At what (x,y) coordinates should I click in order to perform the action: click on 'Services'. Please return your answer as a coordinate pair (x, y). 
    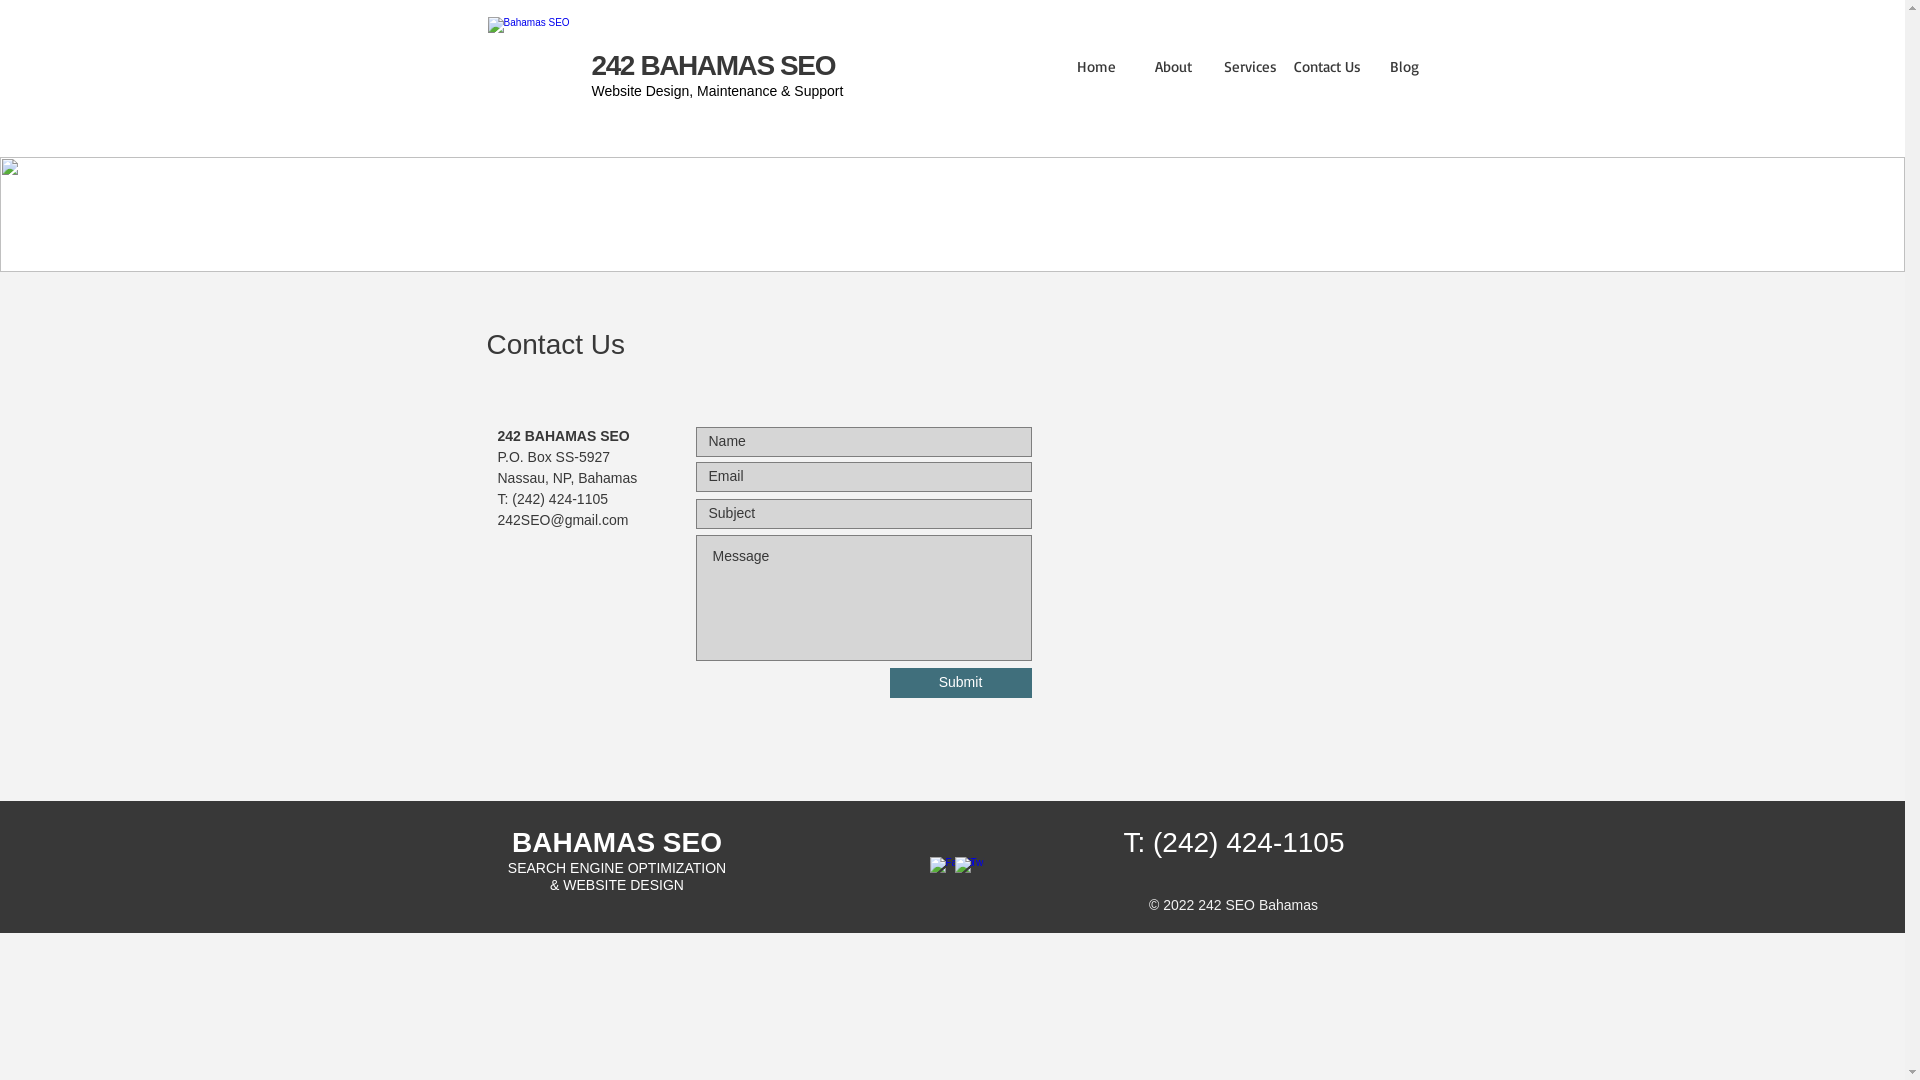
    Looking at the image, I should click on (1248, 65).